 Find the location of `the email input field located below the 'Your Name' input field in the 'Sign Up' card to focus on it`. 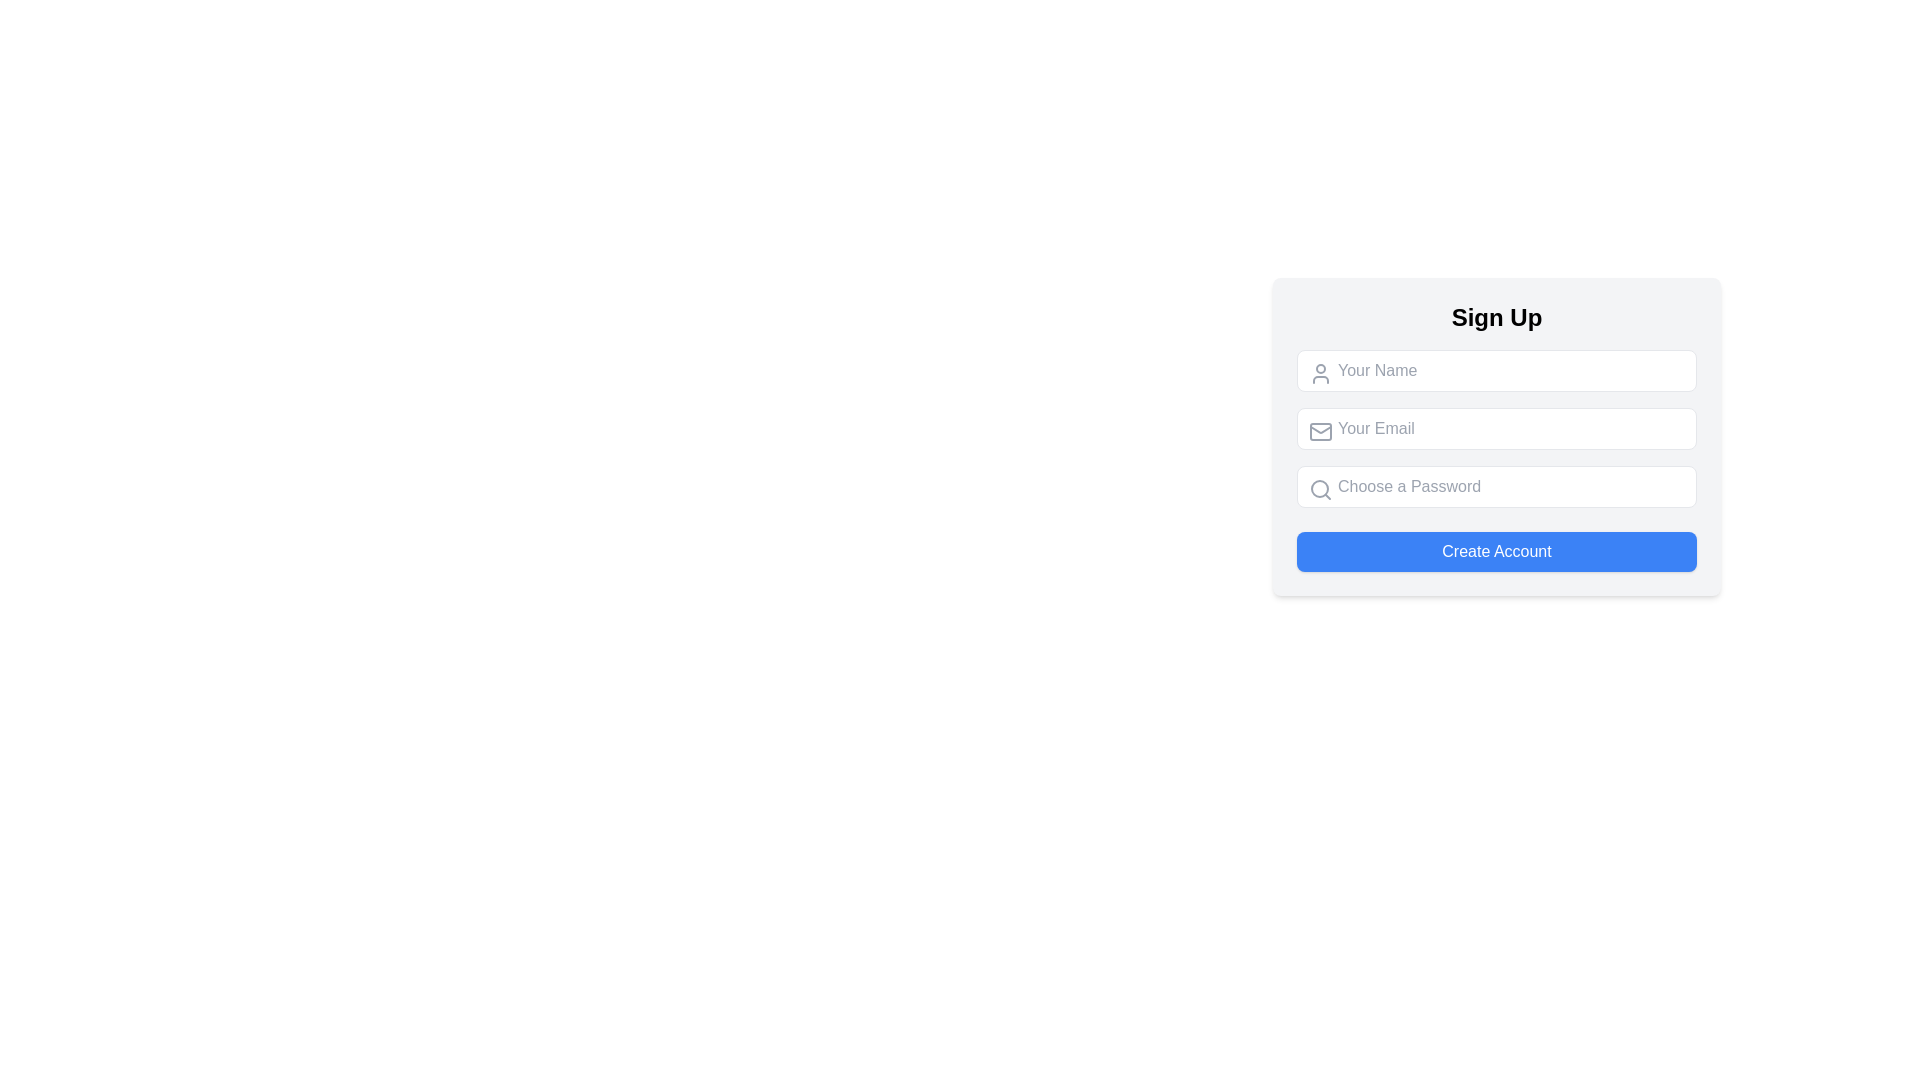

the email input field located below the 'Your Name' input field in the 'Sign Up' card to focus on it is located at coordinates (1497, 427).